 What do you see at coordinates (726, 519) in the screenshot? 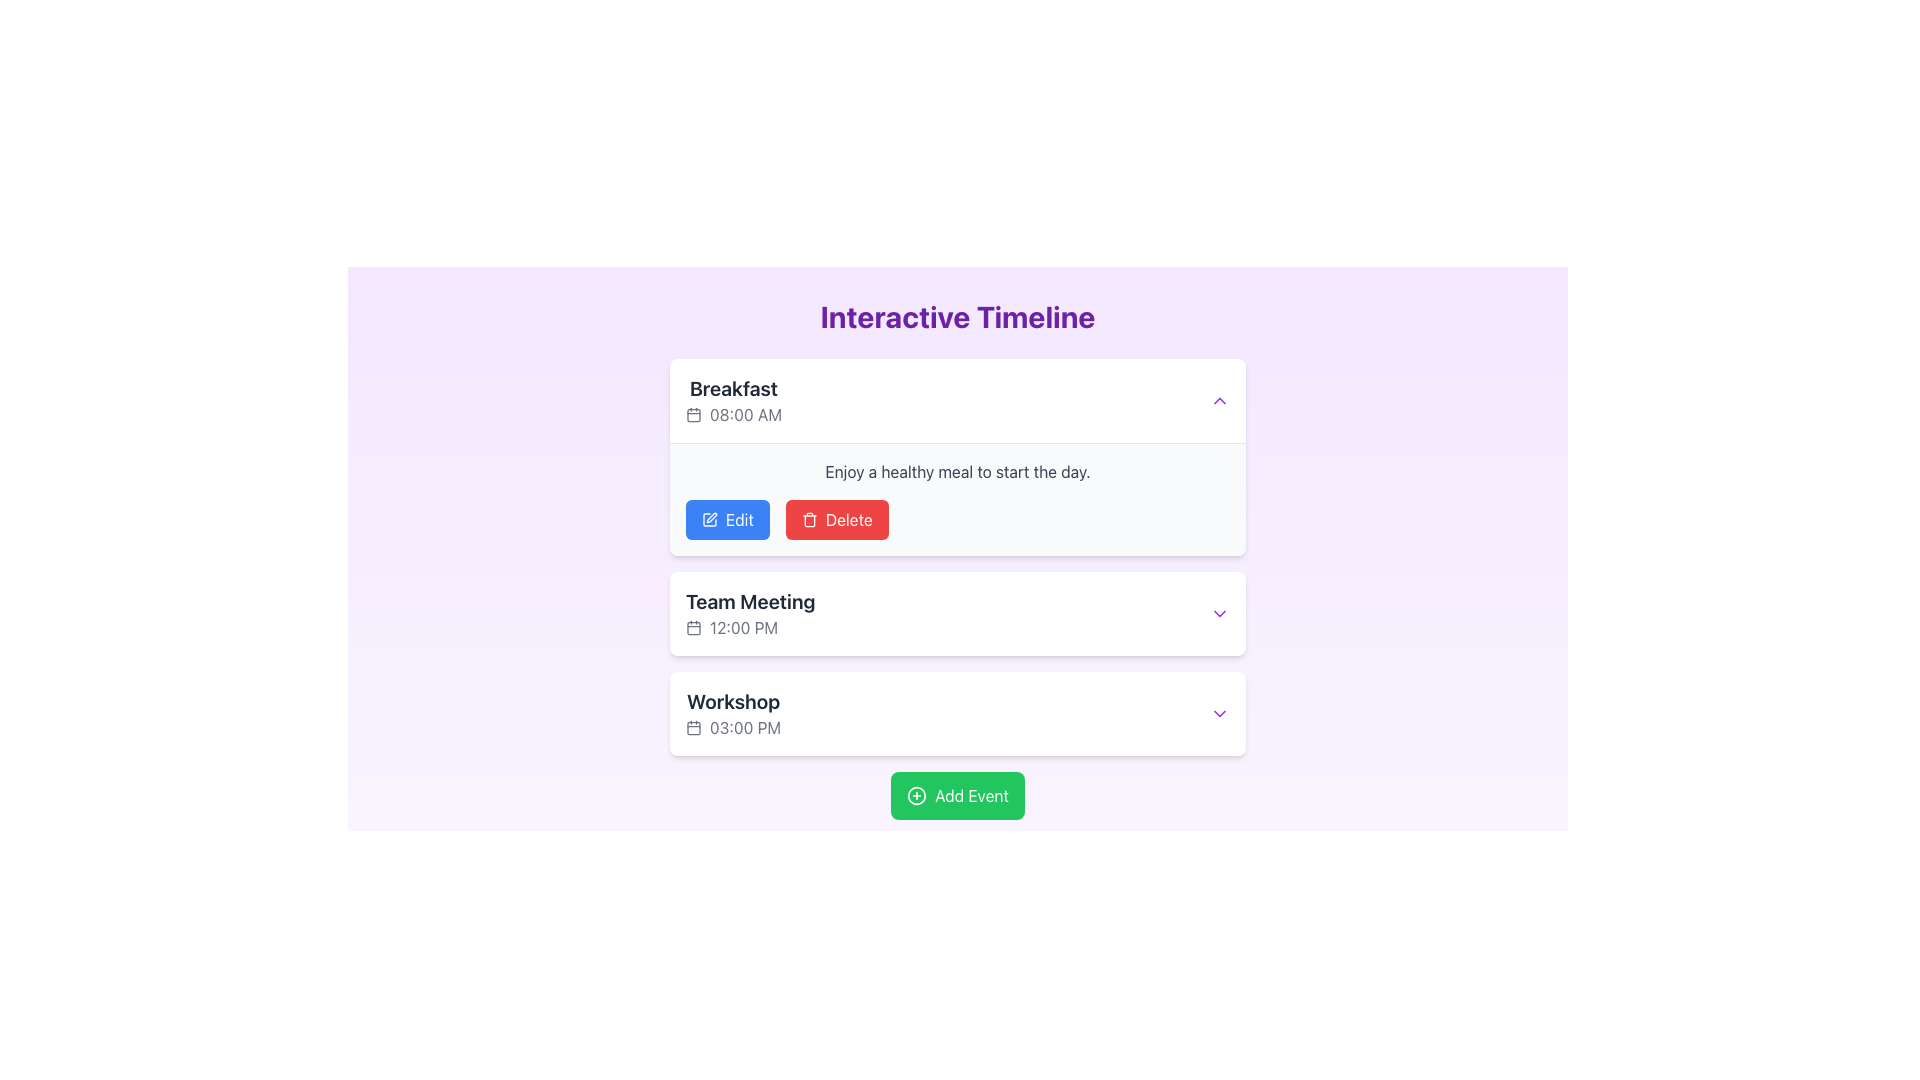
I see `the 'Edit' button located in the 'Interactive Timeline' under the 'Breakfast' event to initiate edit mode` at bounding box center [726, 519].